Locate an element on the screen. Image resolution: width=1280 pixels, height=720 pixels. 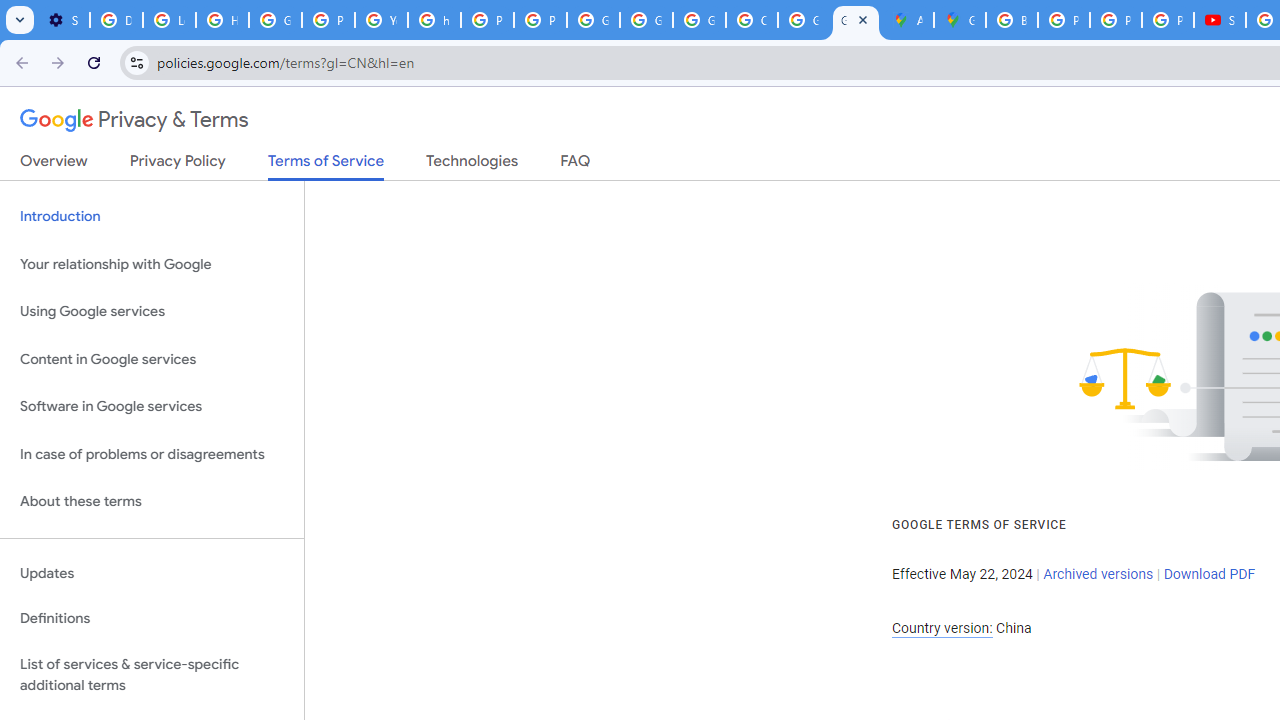
'Your relationship with Google' is located at coordinates (151, 263).